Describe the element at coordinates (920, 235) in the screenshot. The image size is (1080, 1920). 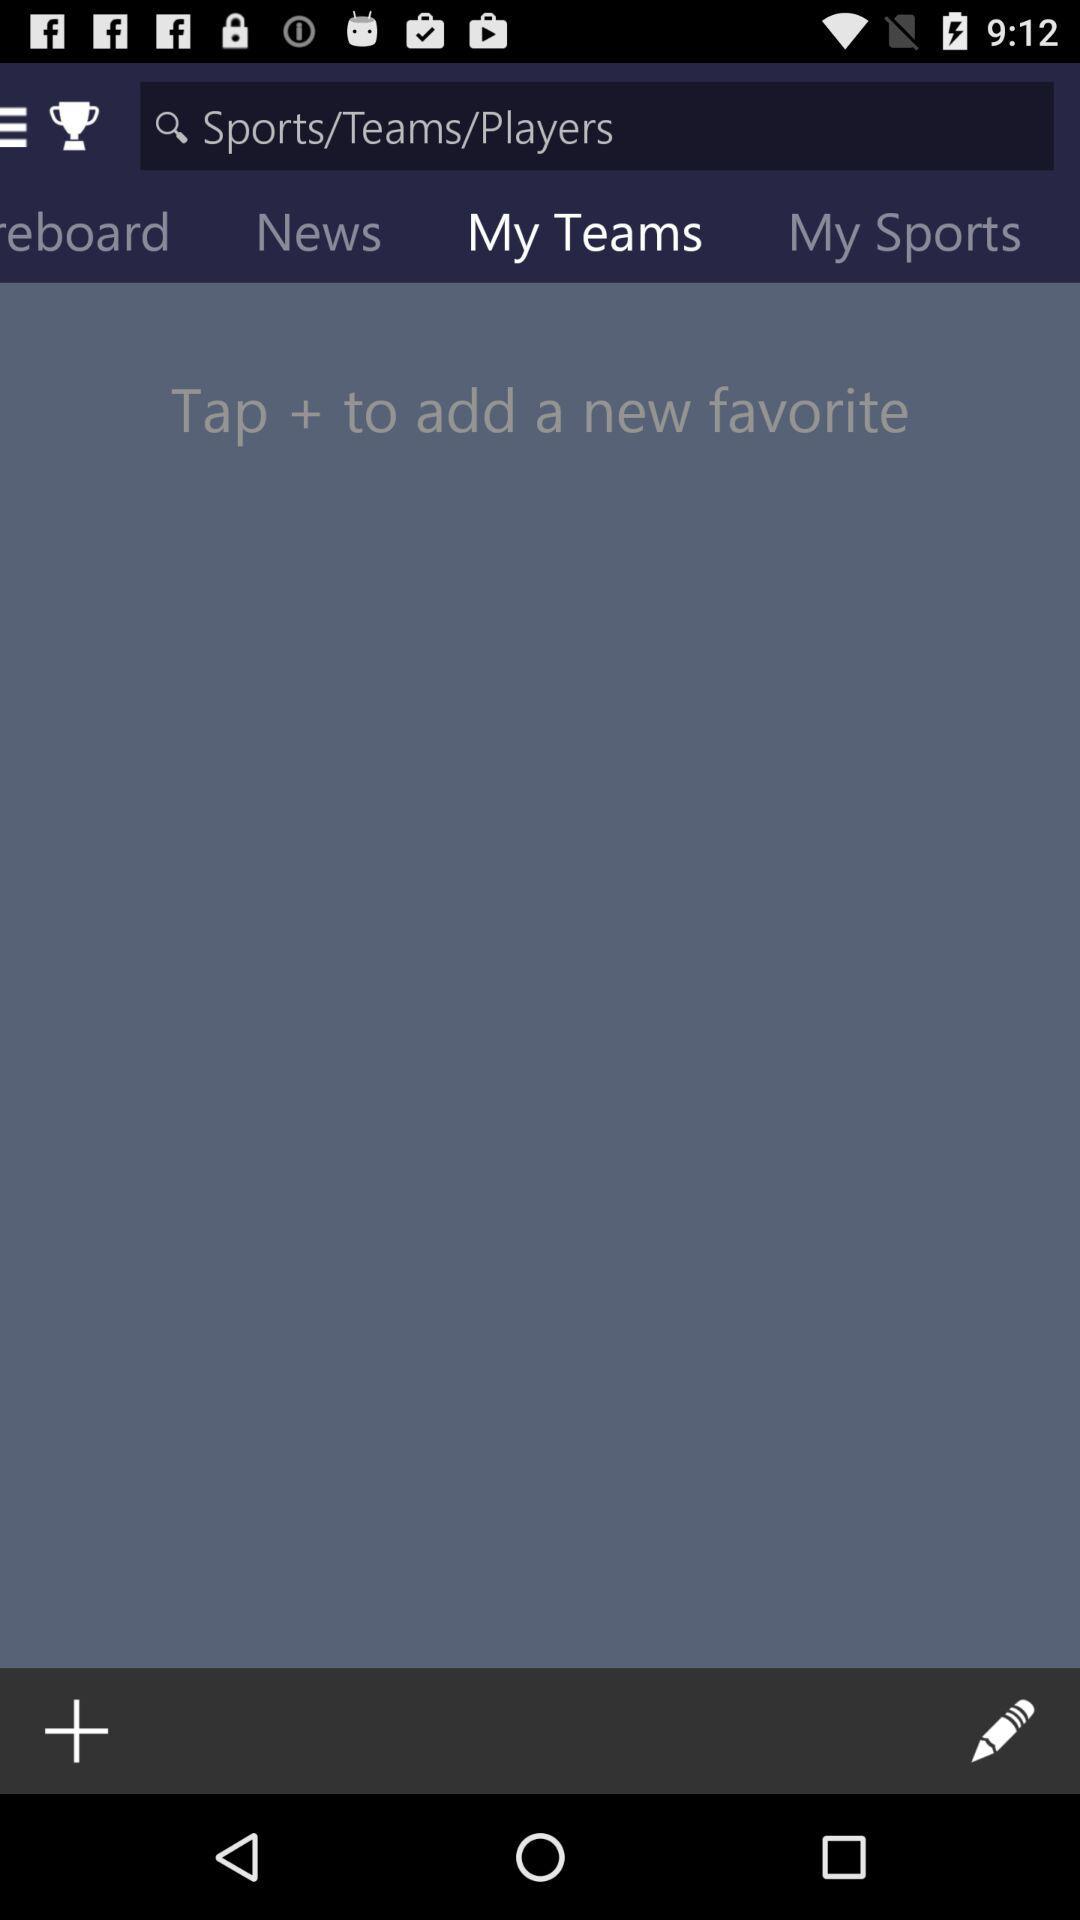
I see `the item next to the my teams item` at that location.